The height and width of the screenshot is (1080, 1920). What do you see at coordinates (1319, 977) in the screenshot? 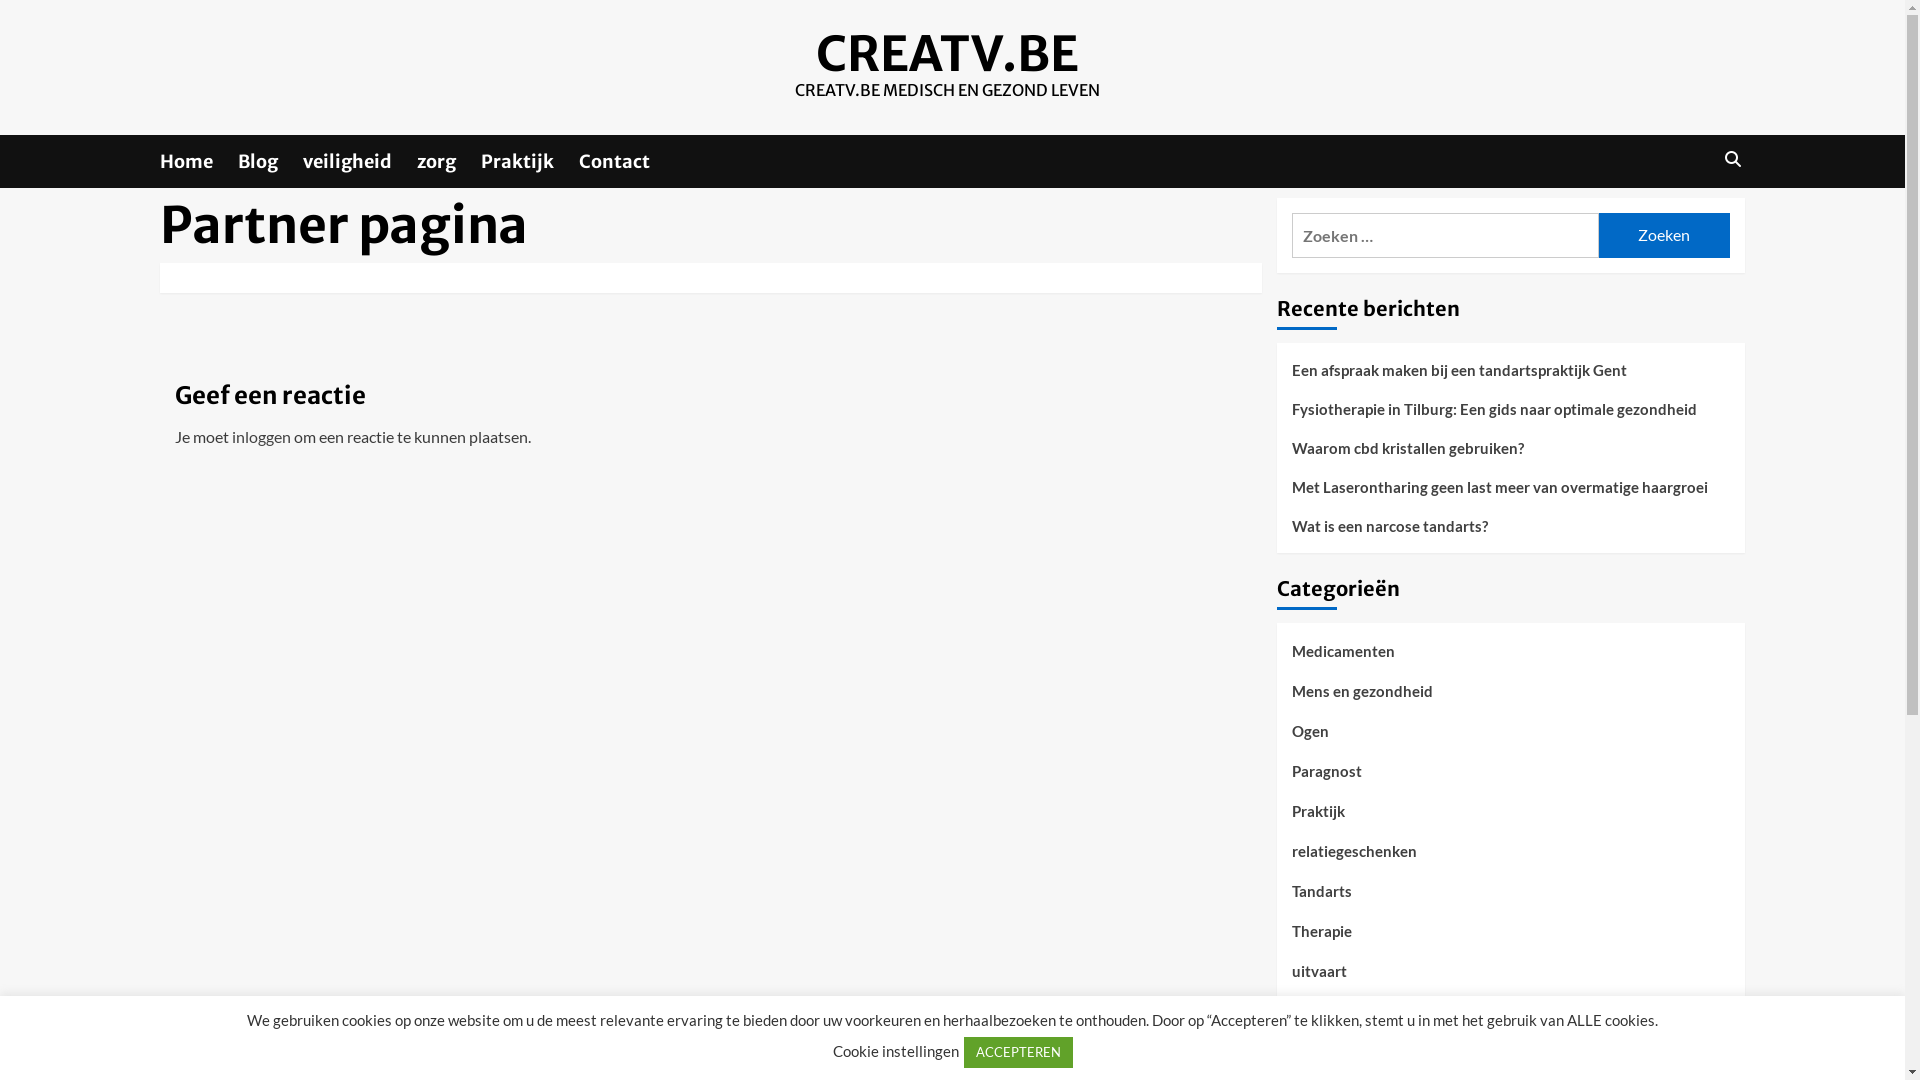
I see `'uitvaart'` at bounding box center [1319, 977].